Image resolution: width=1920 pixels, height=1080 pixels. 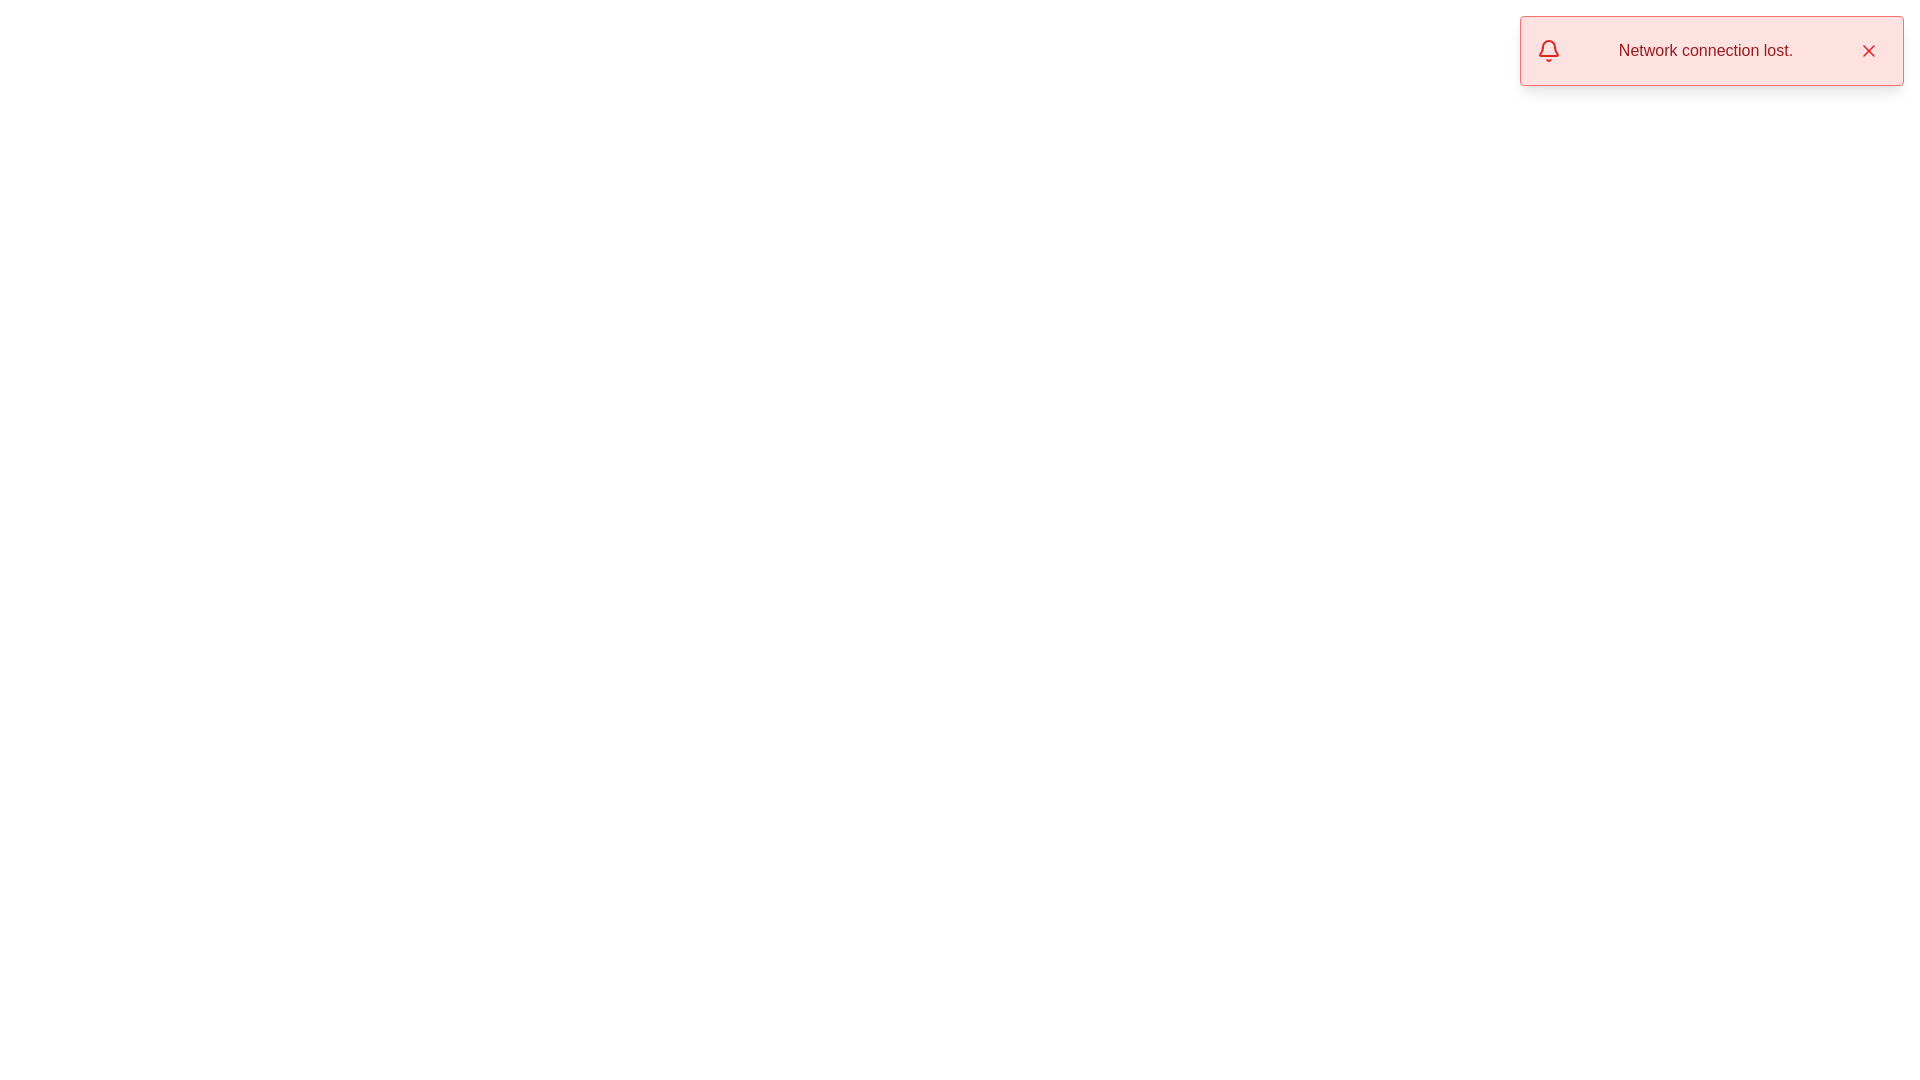 What do you see at coordinates (1867, 49) in the screenshot?
I see `the dismissal button with an 'X' icon located at the top-right corner of the notification box` at bounding box center [1867, 49].